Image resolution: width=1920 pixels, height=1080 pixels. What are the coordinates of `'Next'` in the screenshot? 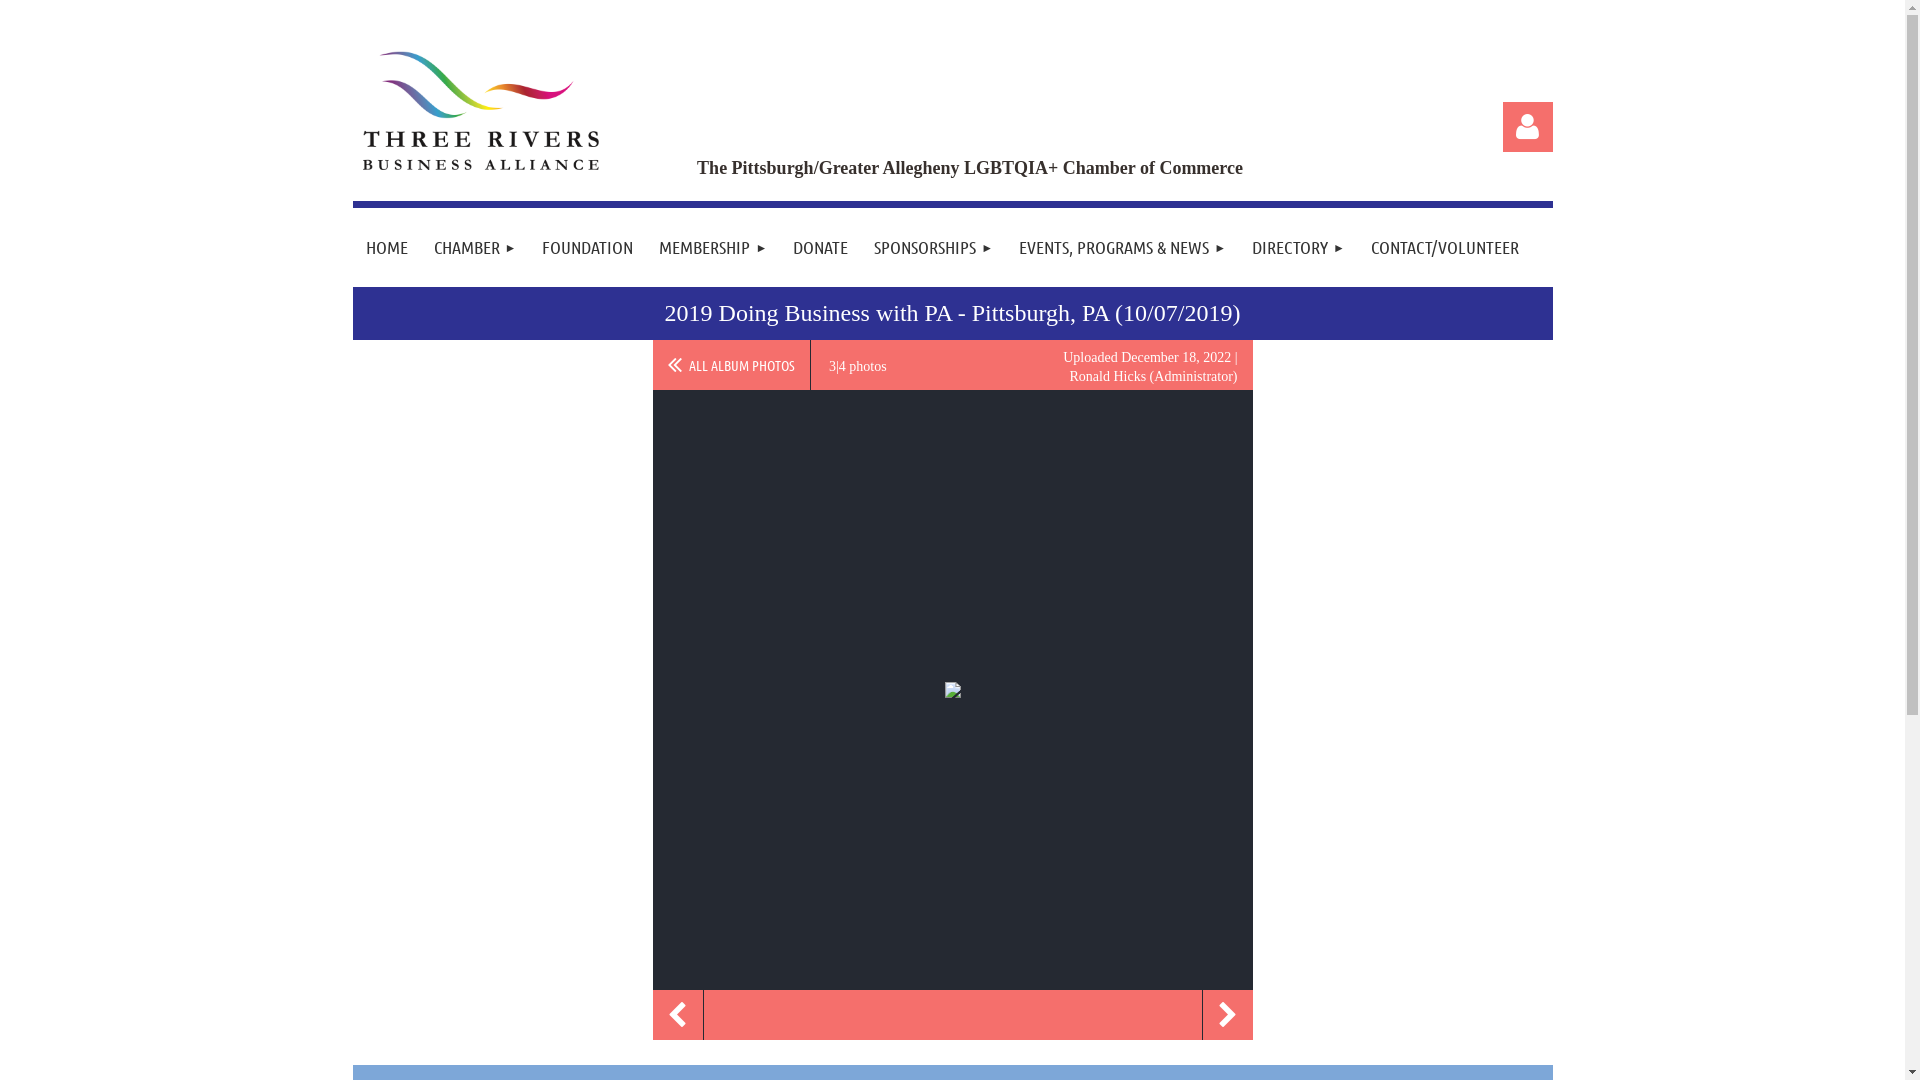 It's located at (1226, 1014).